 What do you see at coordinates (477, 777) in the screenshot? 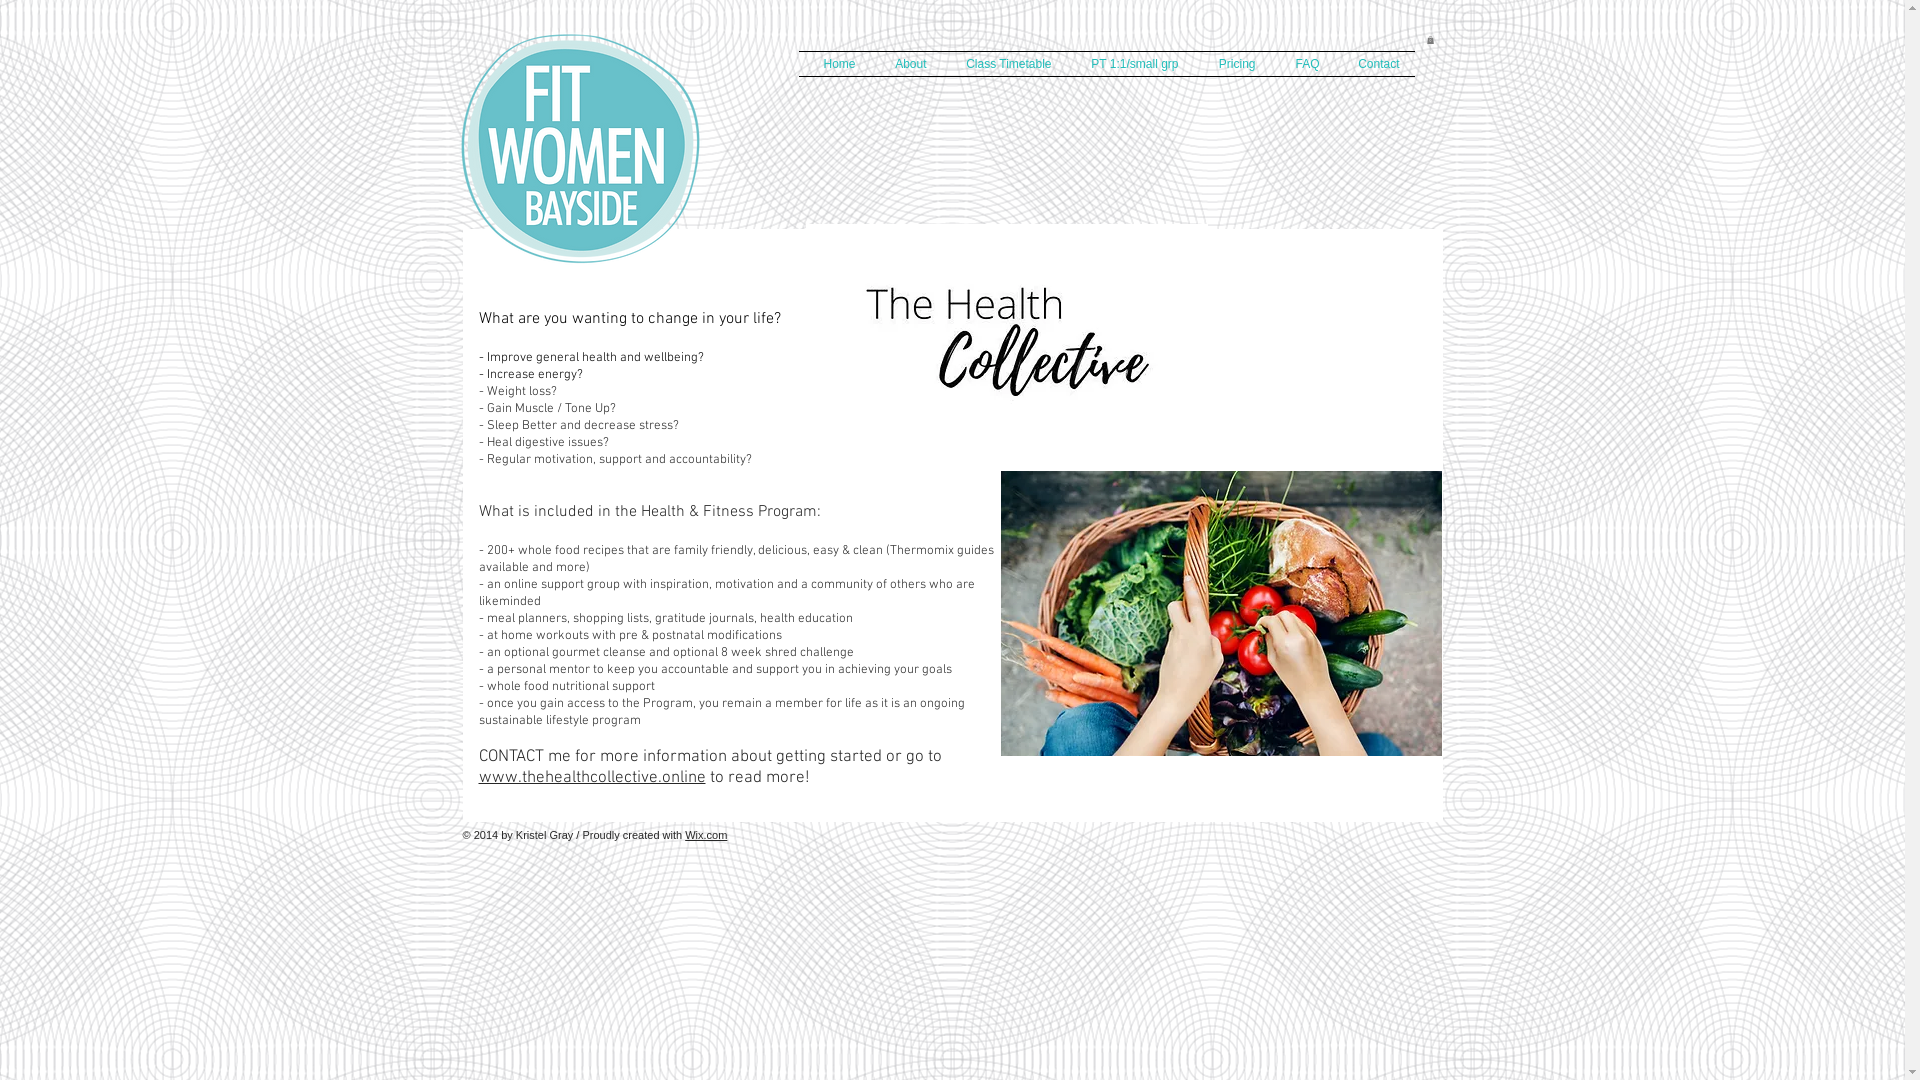
I see `'www.thehealthcollective.online'` at bounding box center [477, 777].